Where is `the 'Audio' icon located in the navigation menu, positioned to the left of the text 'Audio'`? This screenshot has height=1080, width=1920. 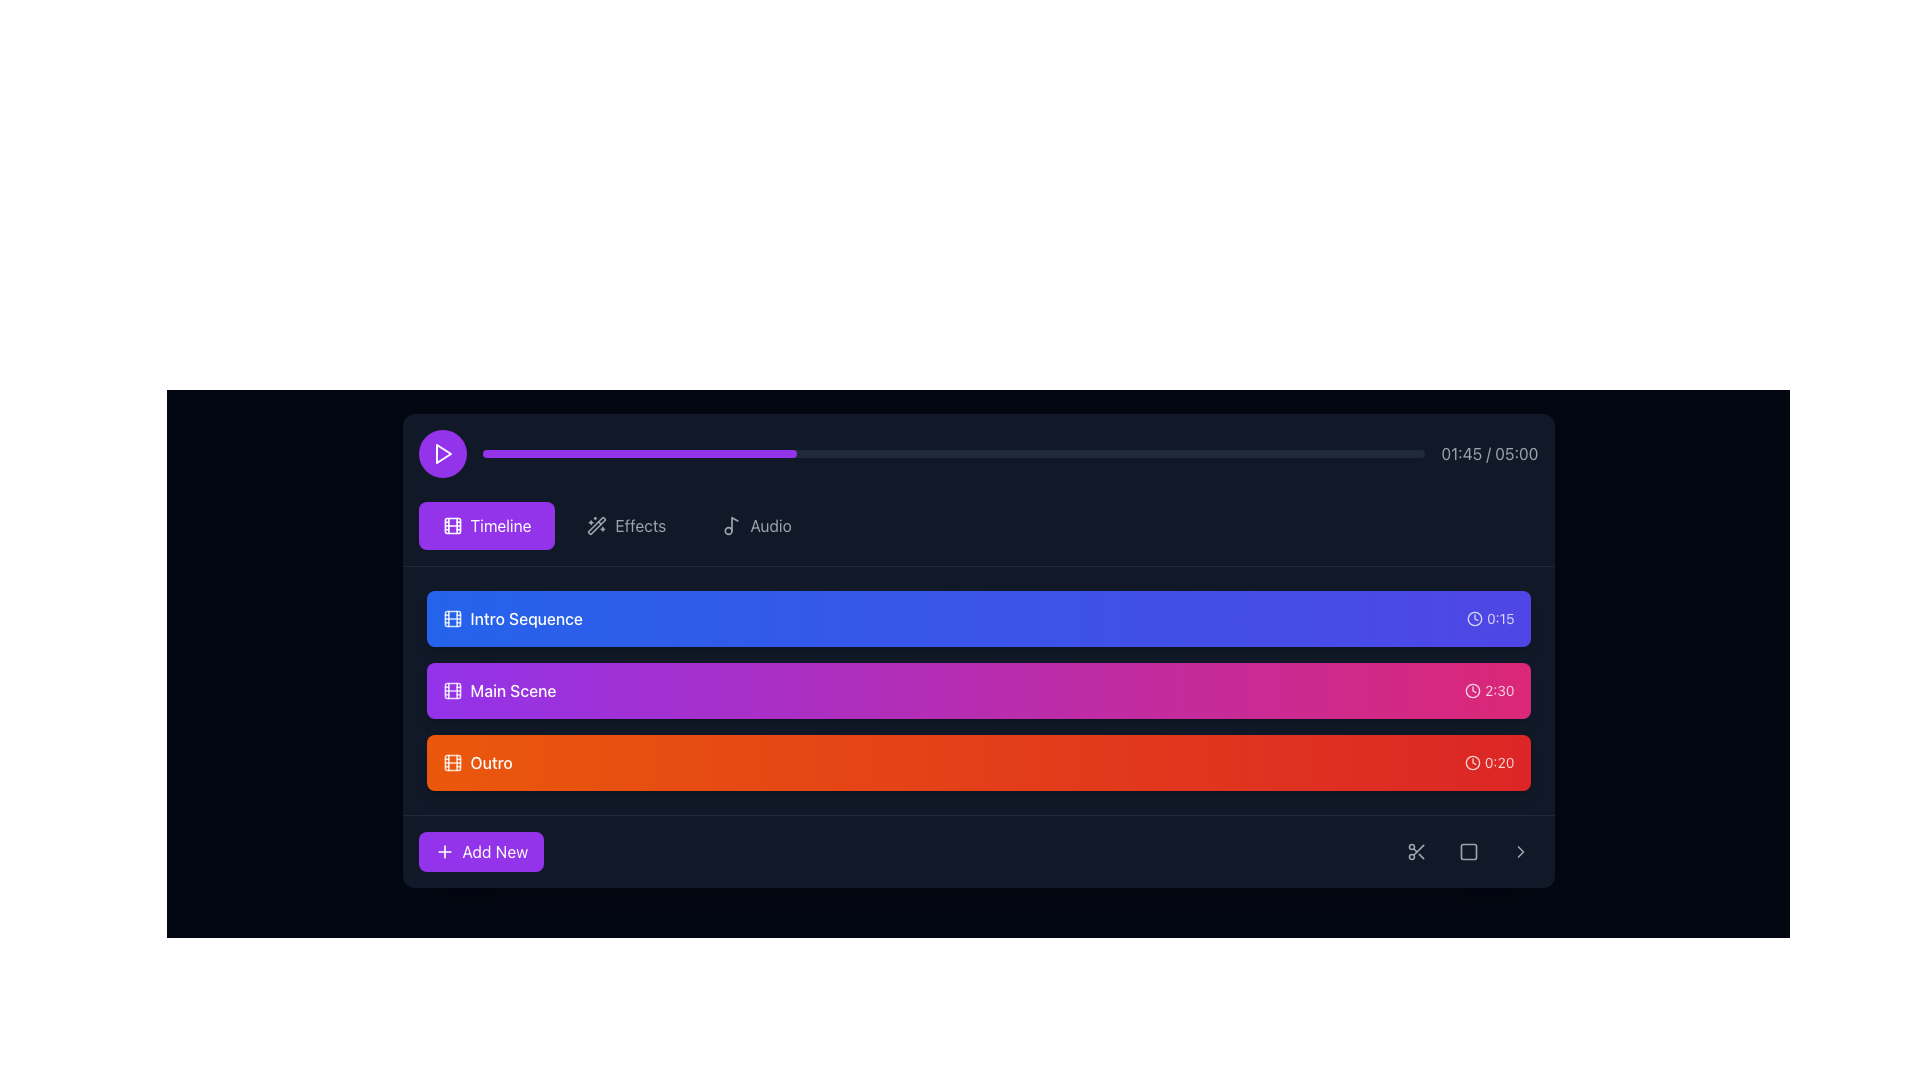 the 'Audio' icon located in the navigation menu, positioned to the left of the text 'Audio' is located at coordinates (731, 524).